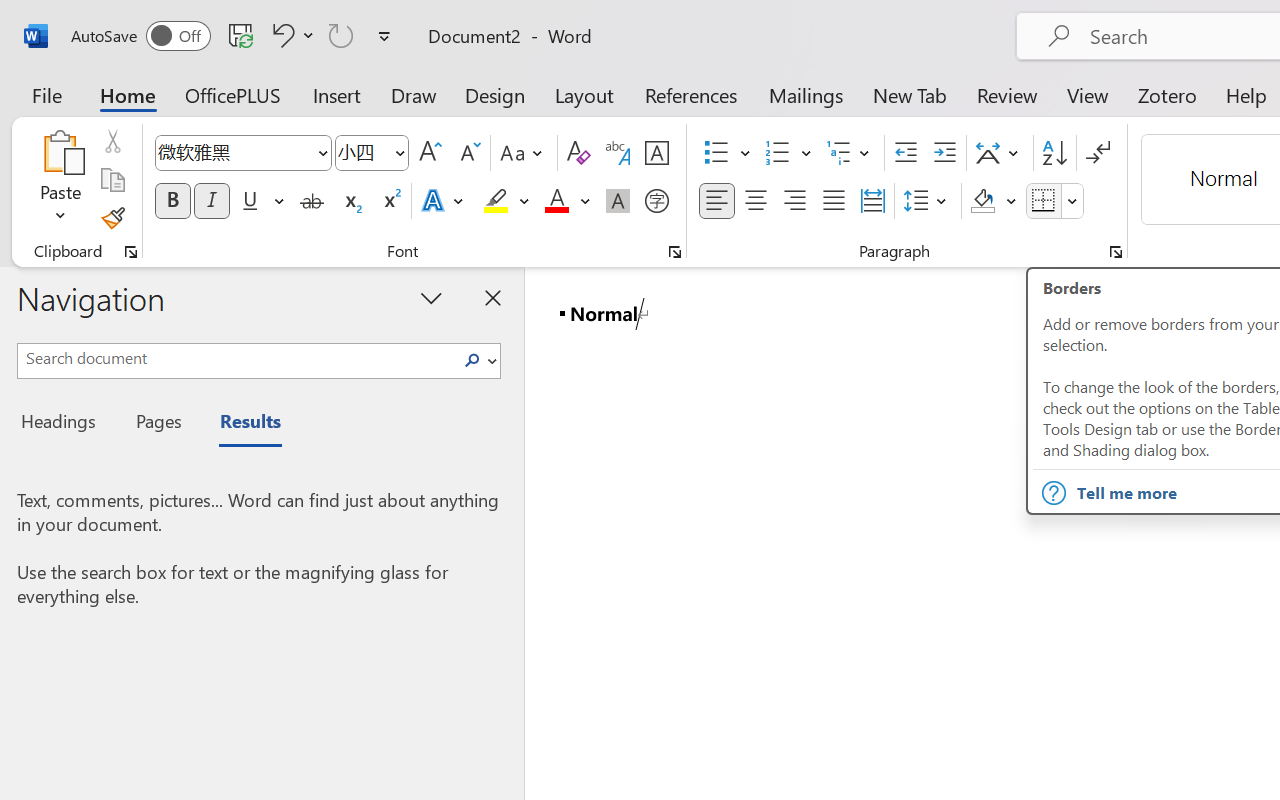 The width and height of the screenshot is (1280, 800). I want to click on 'Undo Style', so click(289, 34).